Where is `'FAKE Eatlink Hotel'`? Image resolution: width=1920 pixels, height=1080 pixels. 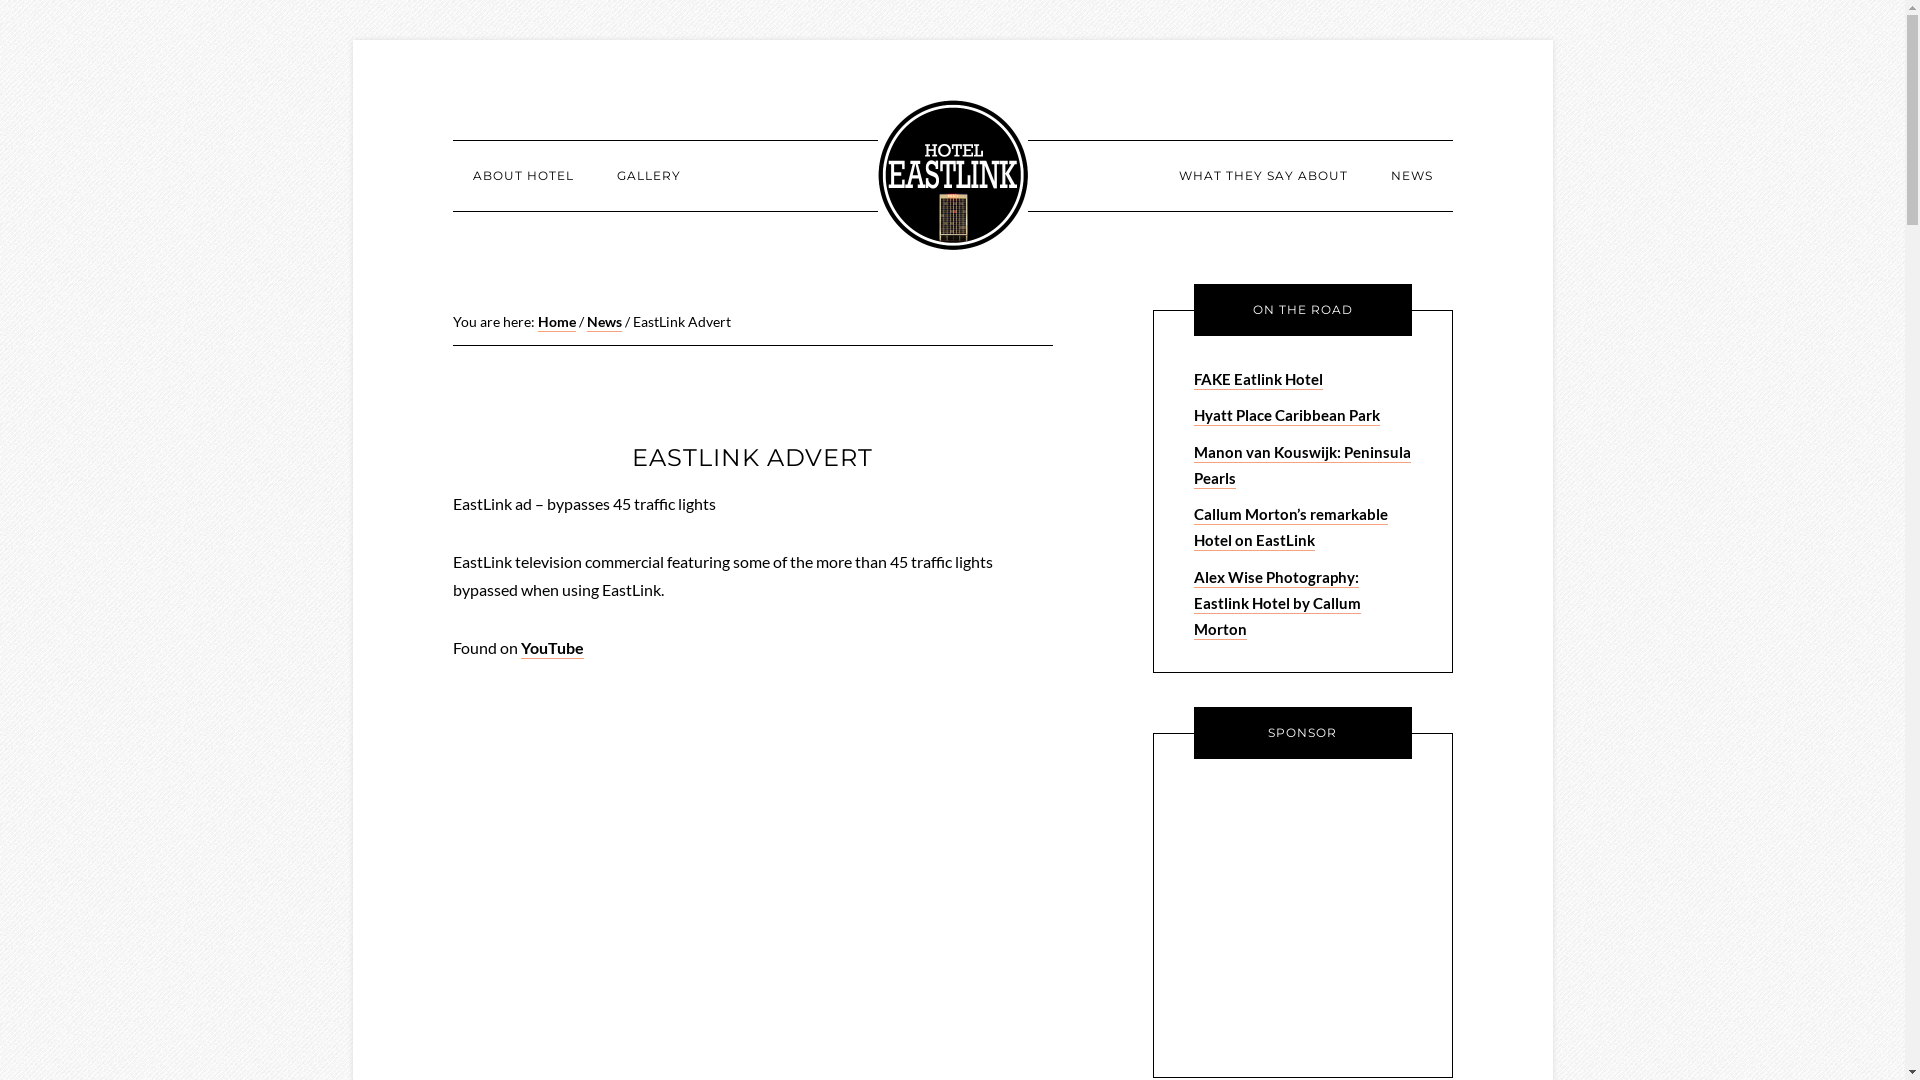
'FAKE Eatlink Hotel' is located at coordinates (1194, 380).